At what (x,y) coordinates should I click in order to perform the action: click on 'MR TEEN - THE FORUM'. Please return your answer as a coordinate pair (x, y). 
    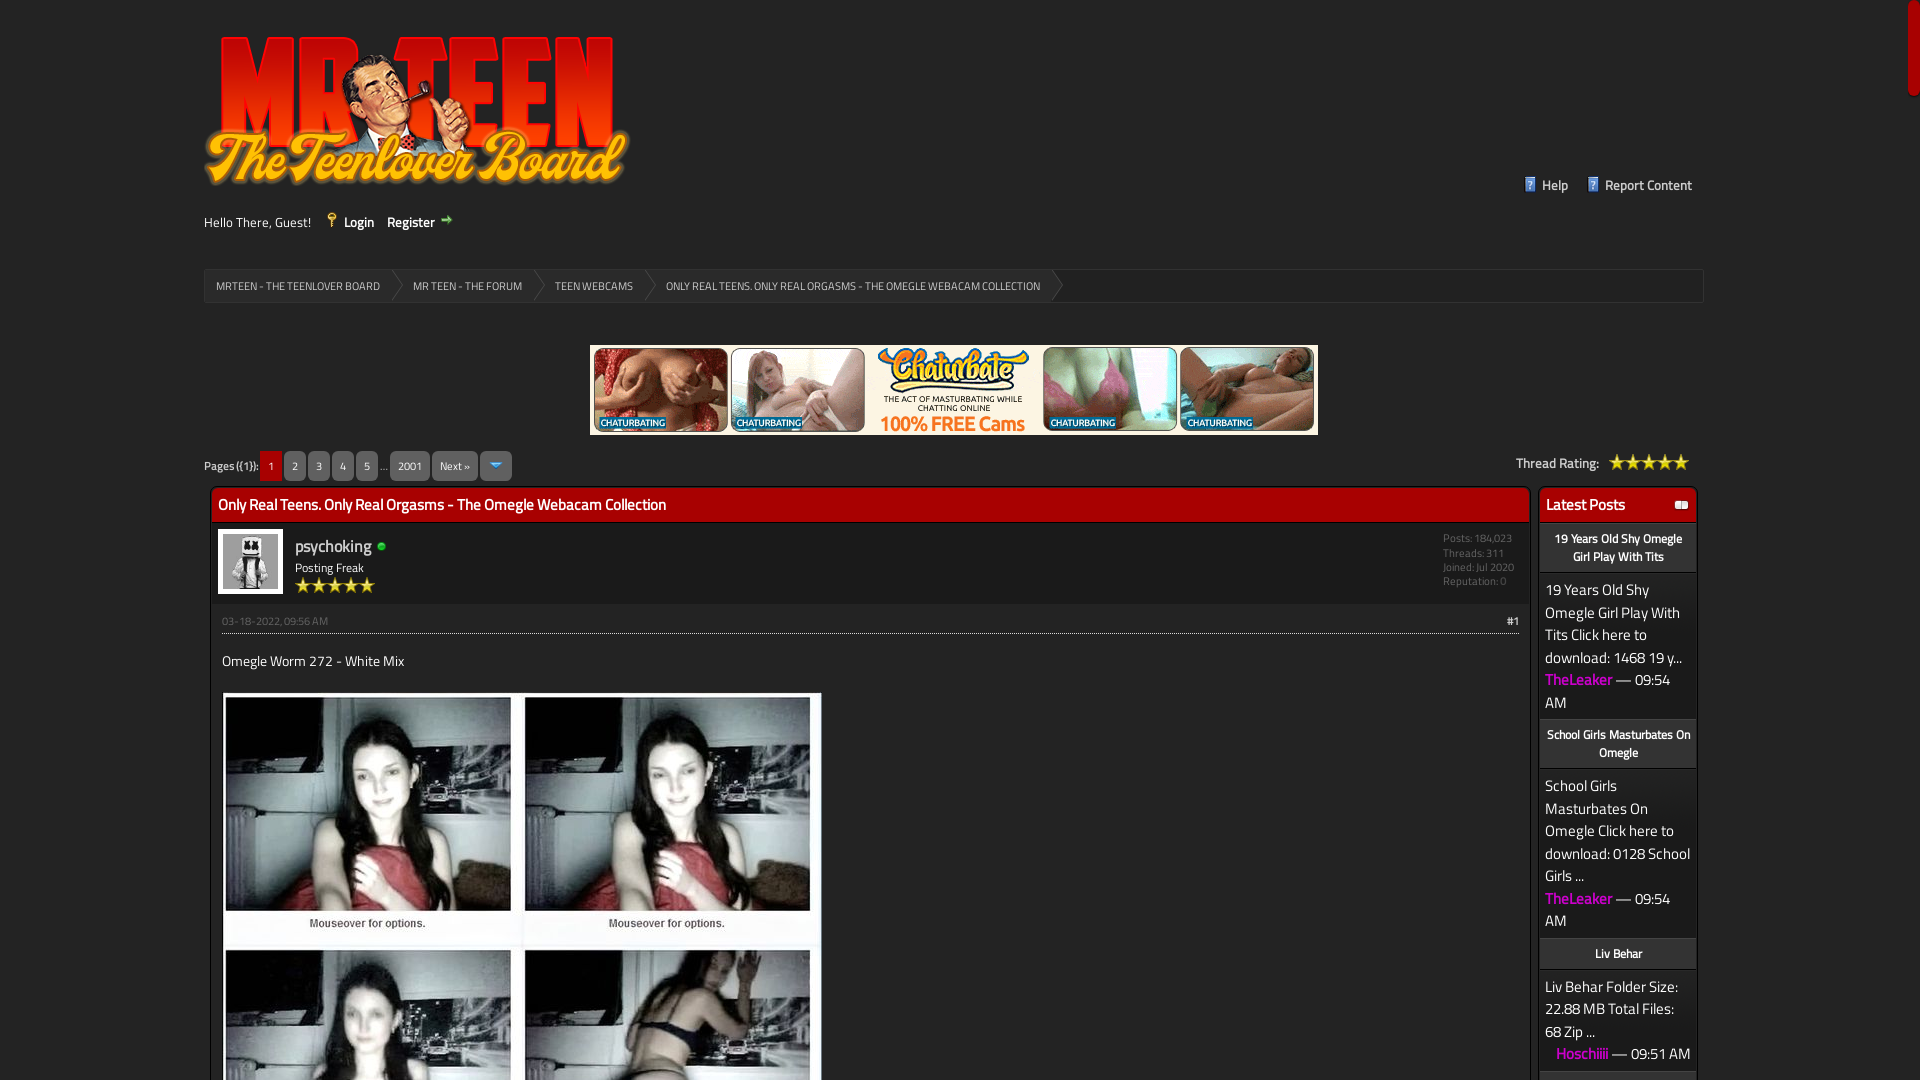
    Looking at the image, I should click on (460, 285).